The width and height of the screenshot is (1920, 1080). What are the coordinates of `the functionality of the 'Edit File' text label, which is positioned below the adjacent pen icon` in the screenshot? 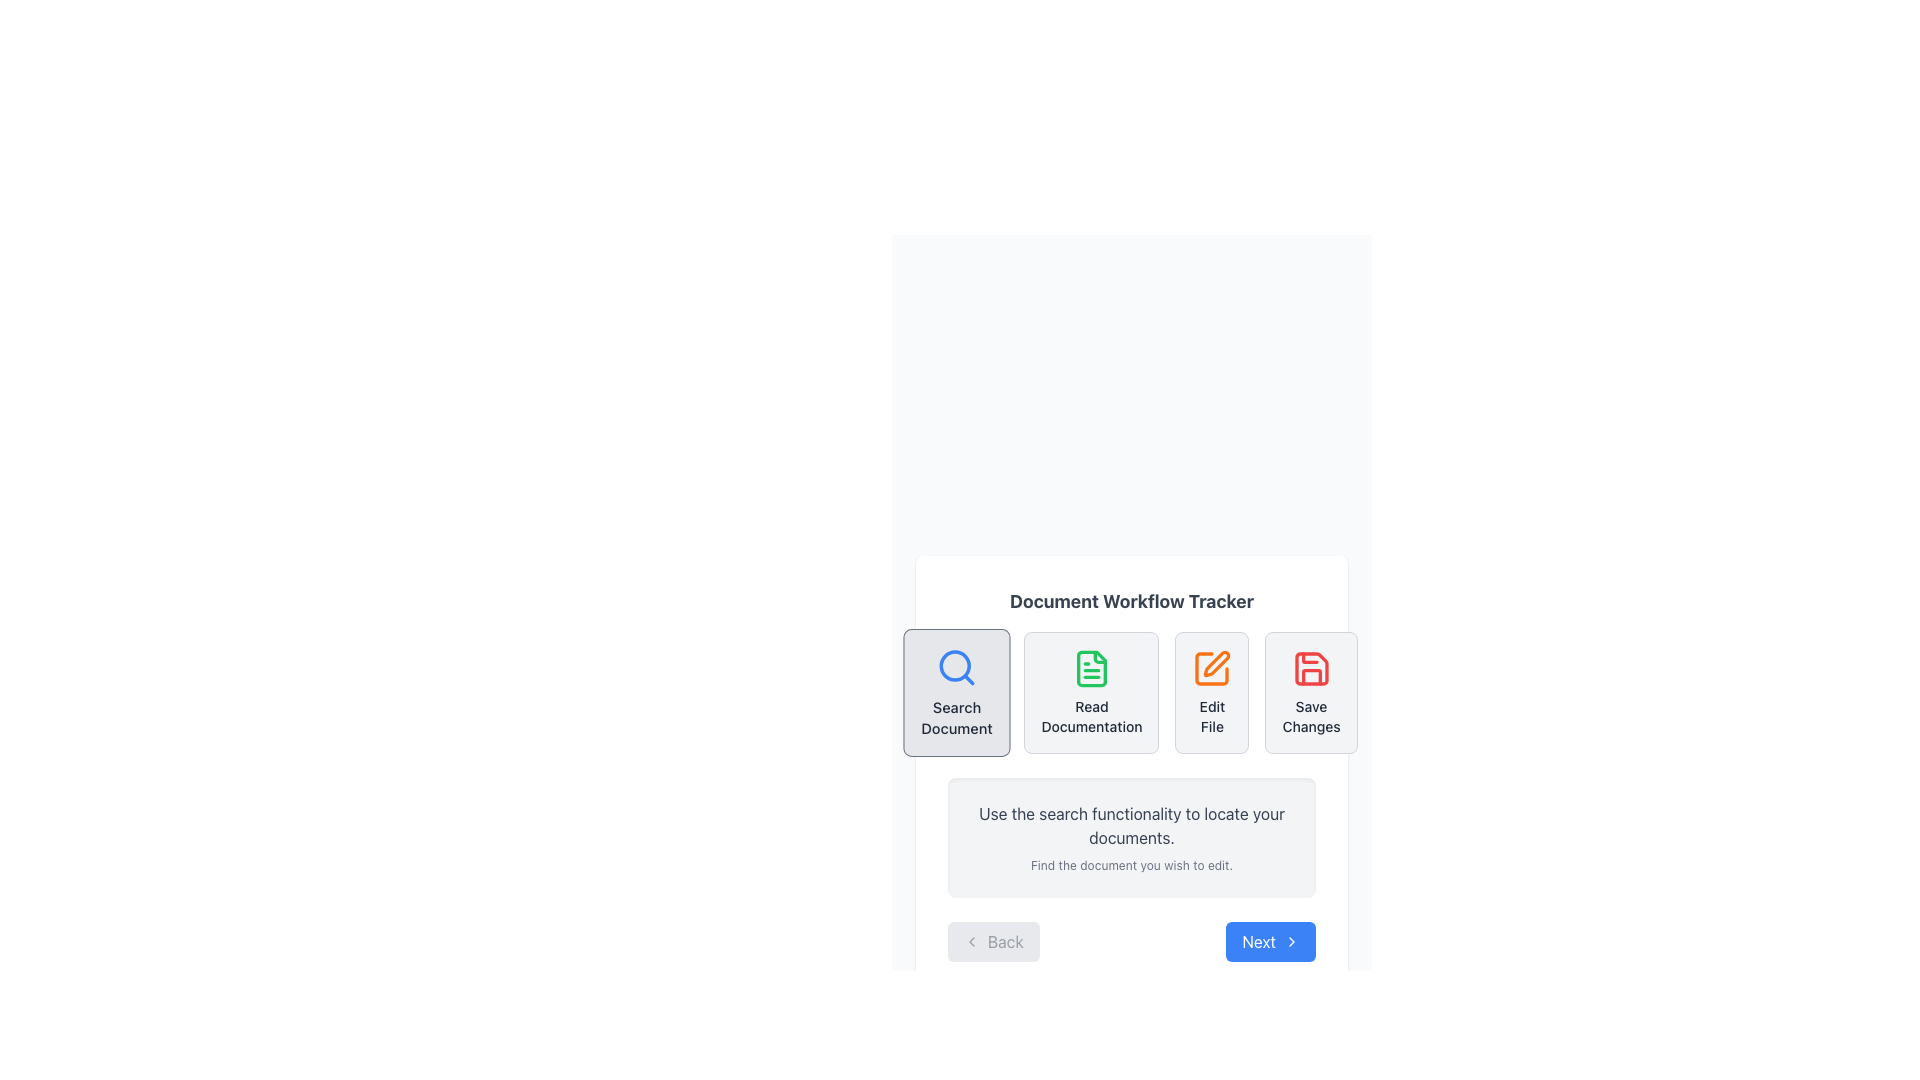 It's located at (1211, 716).